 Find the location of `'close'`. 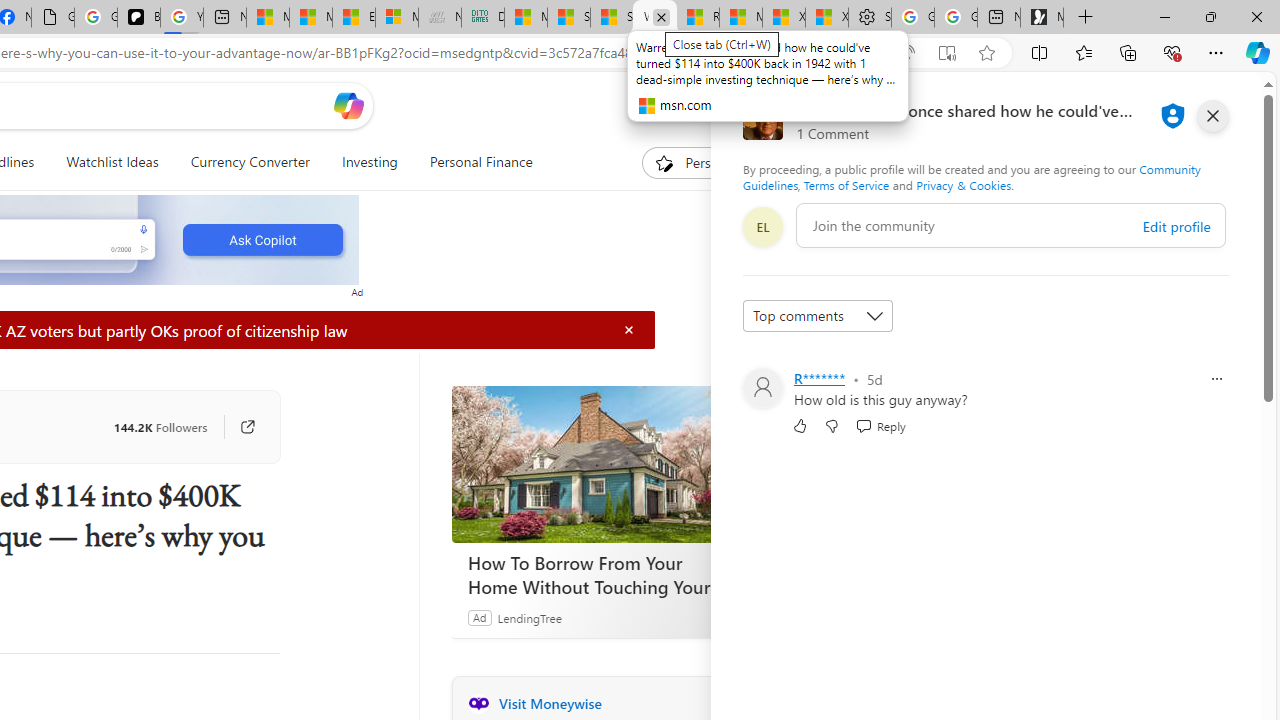

'close' is located at coordinates (1211, 115).